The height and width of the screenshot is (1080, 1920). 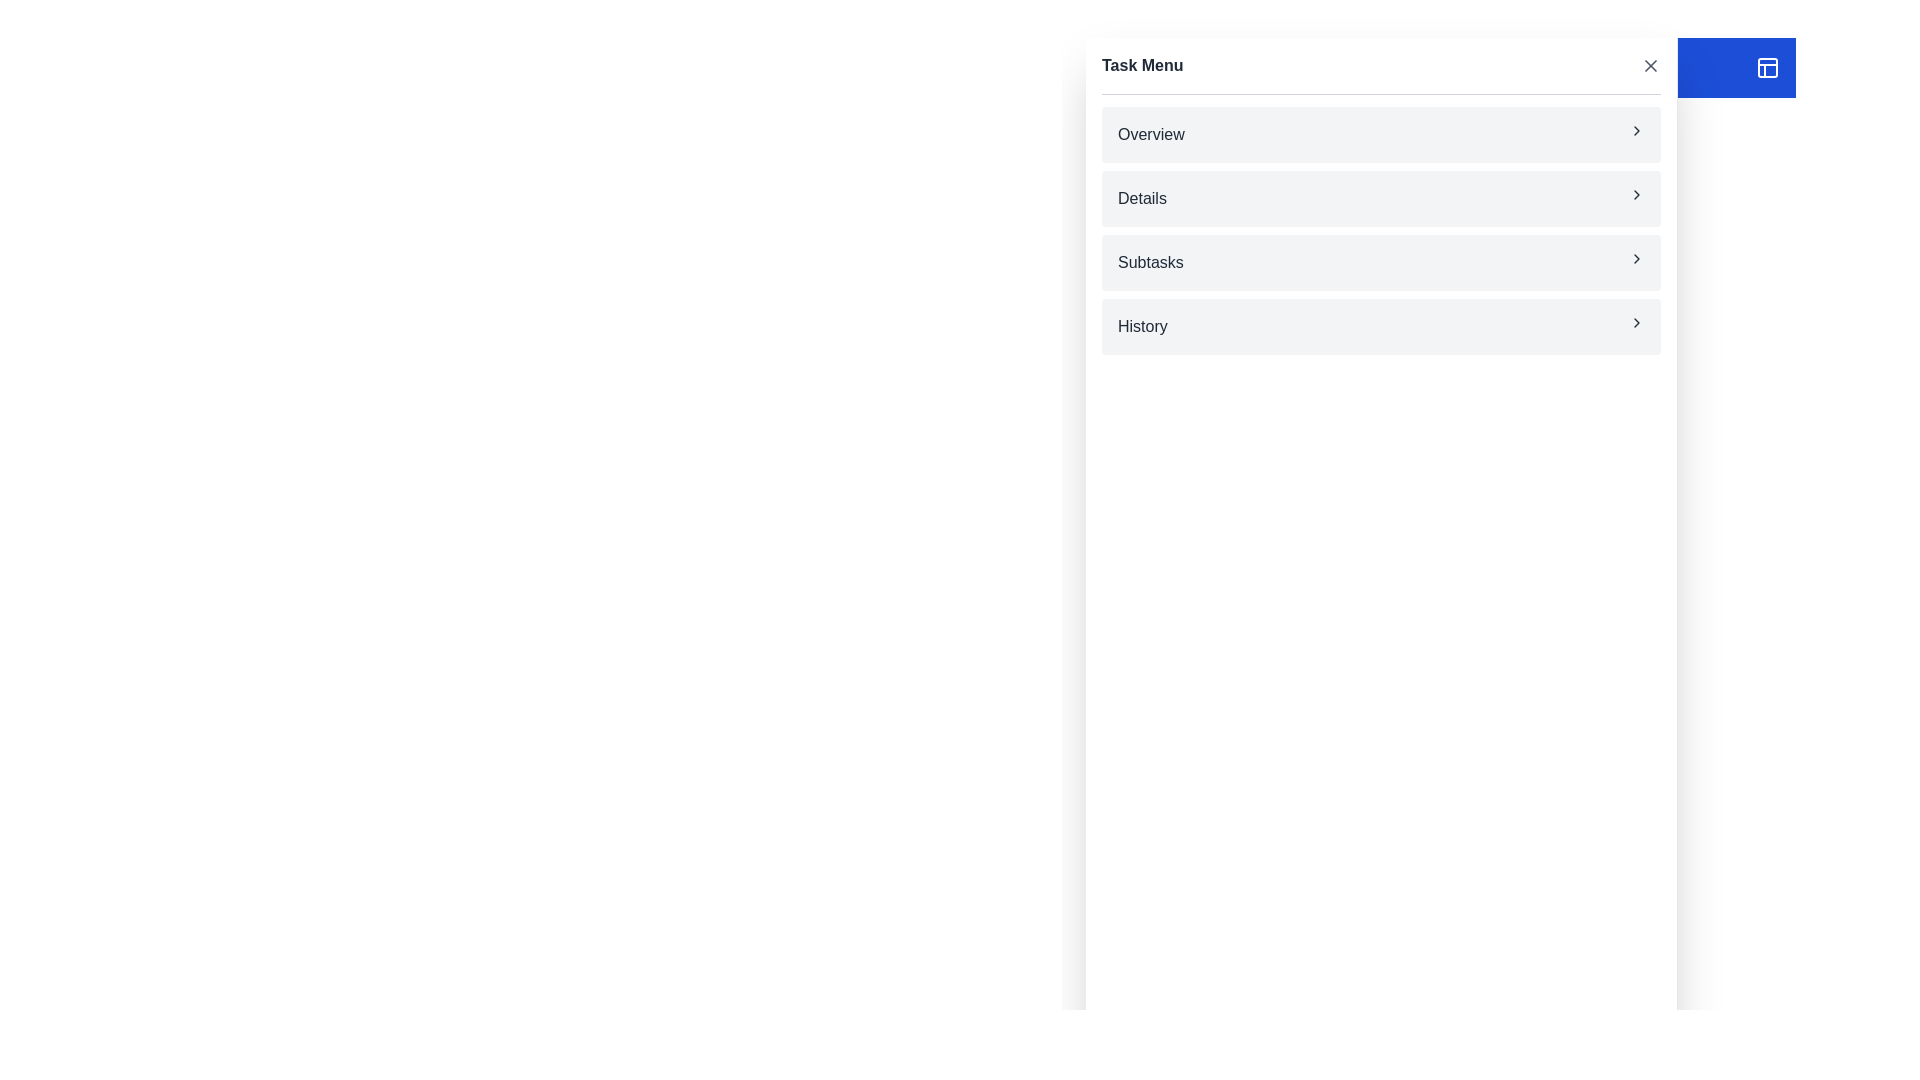 I want to click on the 'Details' menu item in the 'Task Menu' section, which is positioned between the 'Overview' and 'Subtasks' items, so click(x=1380, y=199).